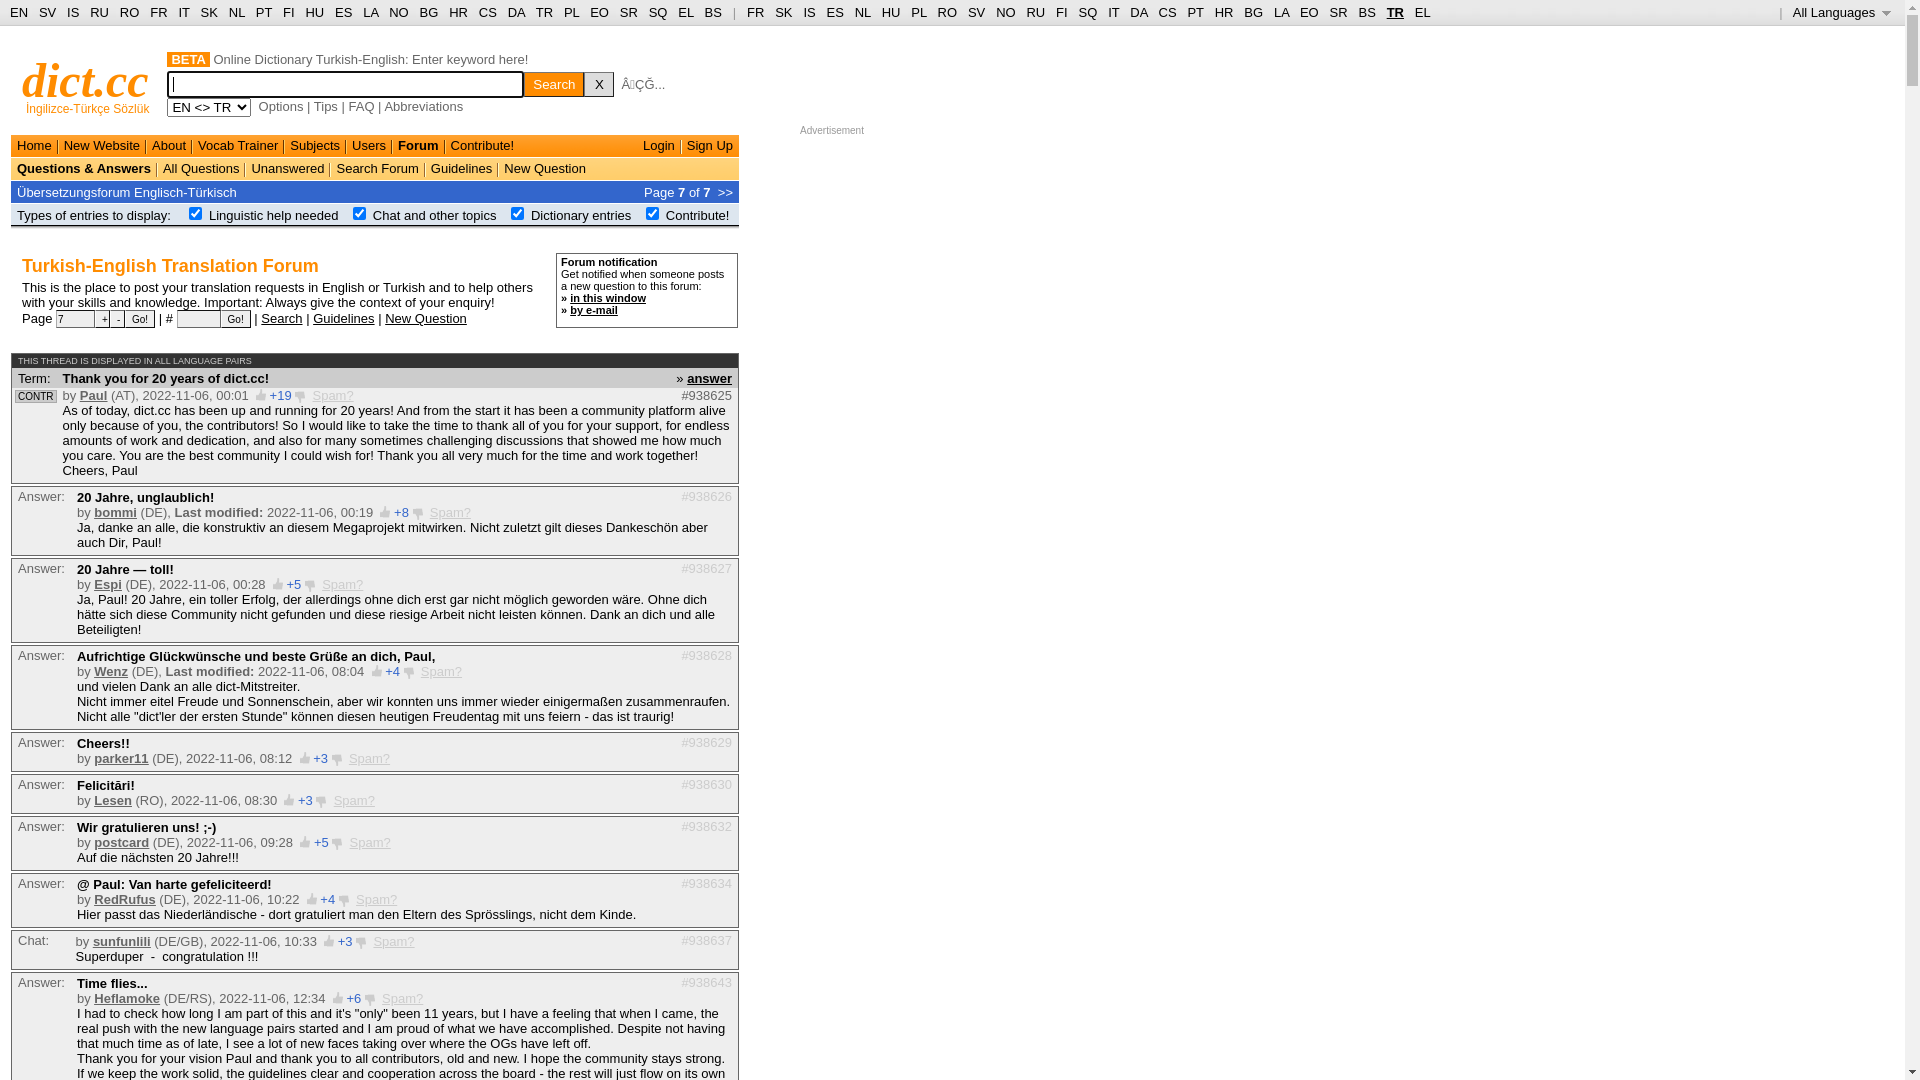  What do you see at coordinates (1077, 12) in the screenshot?
I see `'SQ'` at bounding box center [1077, 12].